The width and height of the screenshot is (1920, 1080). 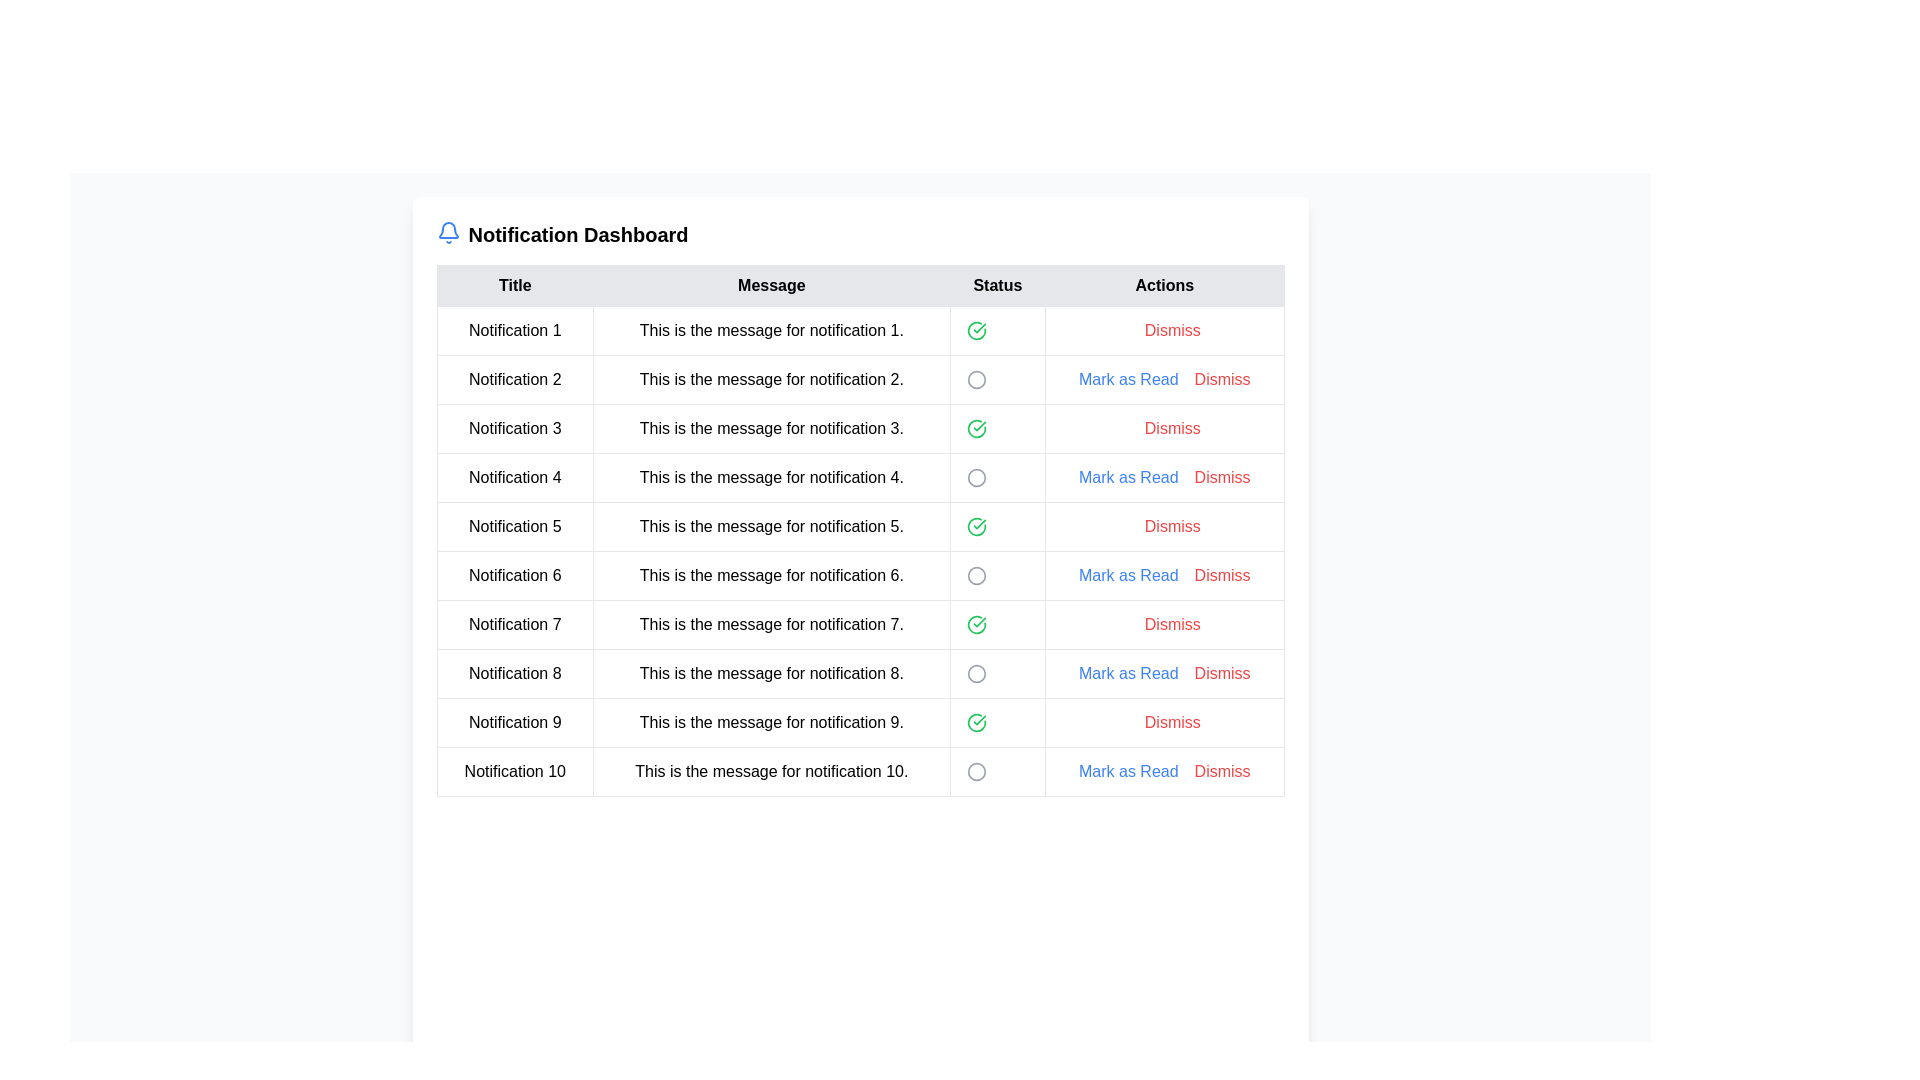 What do you see at coordinates (860, 427) in the screenshot?
I see `the 'Dismiss' link in the row for 'Notification 3' in the Notification Dashboard` at bounding box center [860, 427].